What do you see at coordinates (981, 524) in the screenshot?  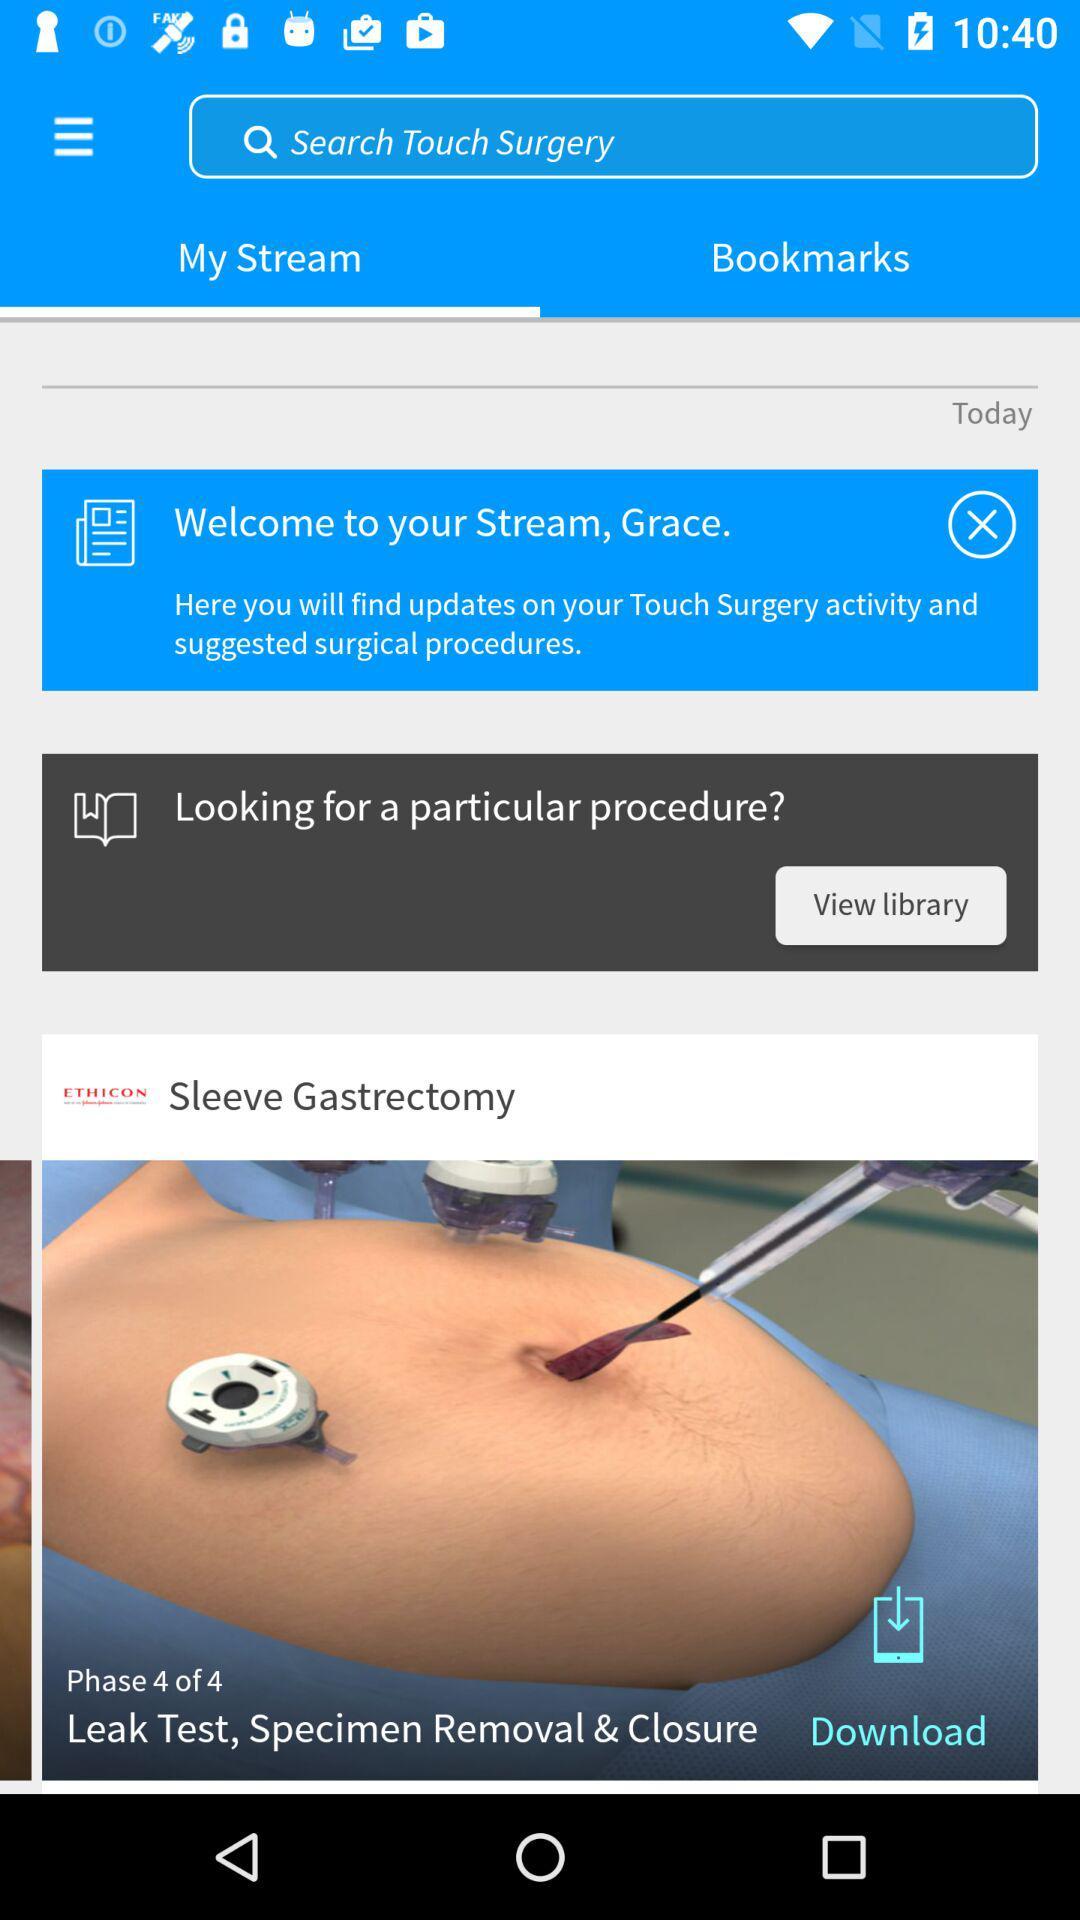 I see `the icon to the right of welcome to your item` at bounding box center [981, 524].